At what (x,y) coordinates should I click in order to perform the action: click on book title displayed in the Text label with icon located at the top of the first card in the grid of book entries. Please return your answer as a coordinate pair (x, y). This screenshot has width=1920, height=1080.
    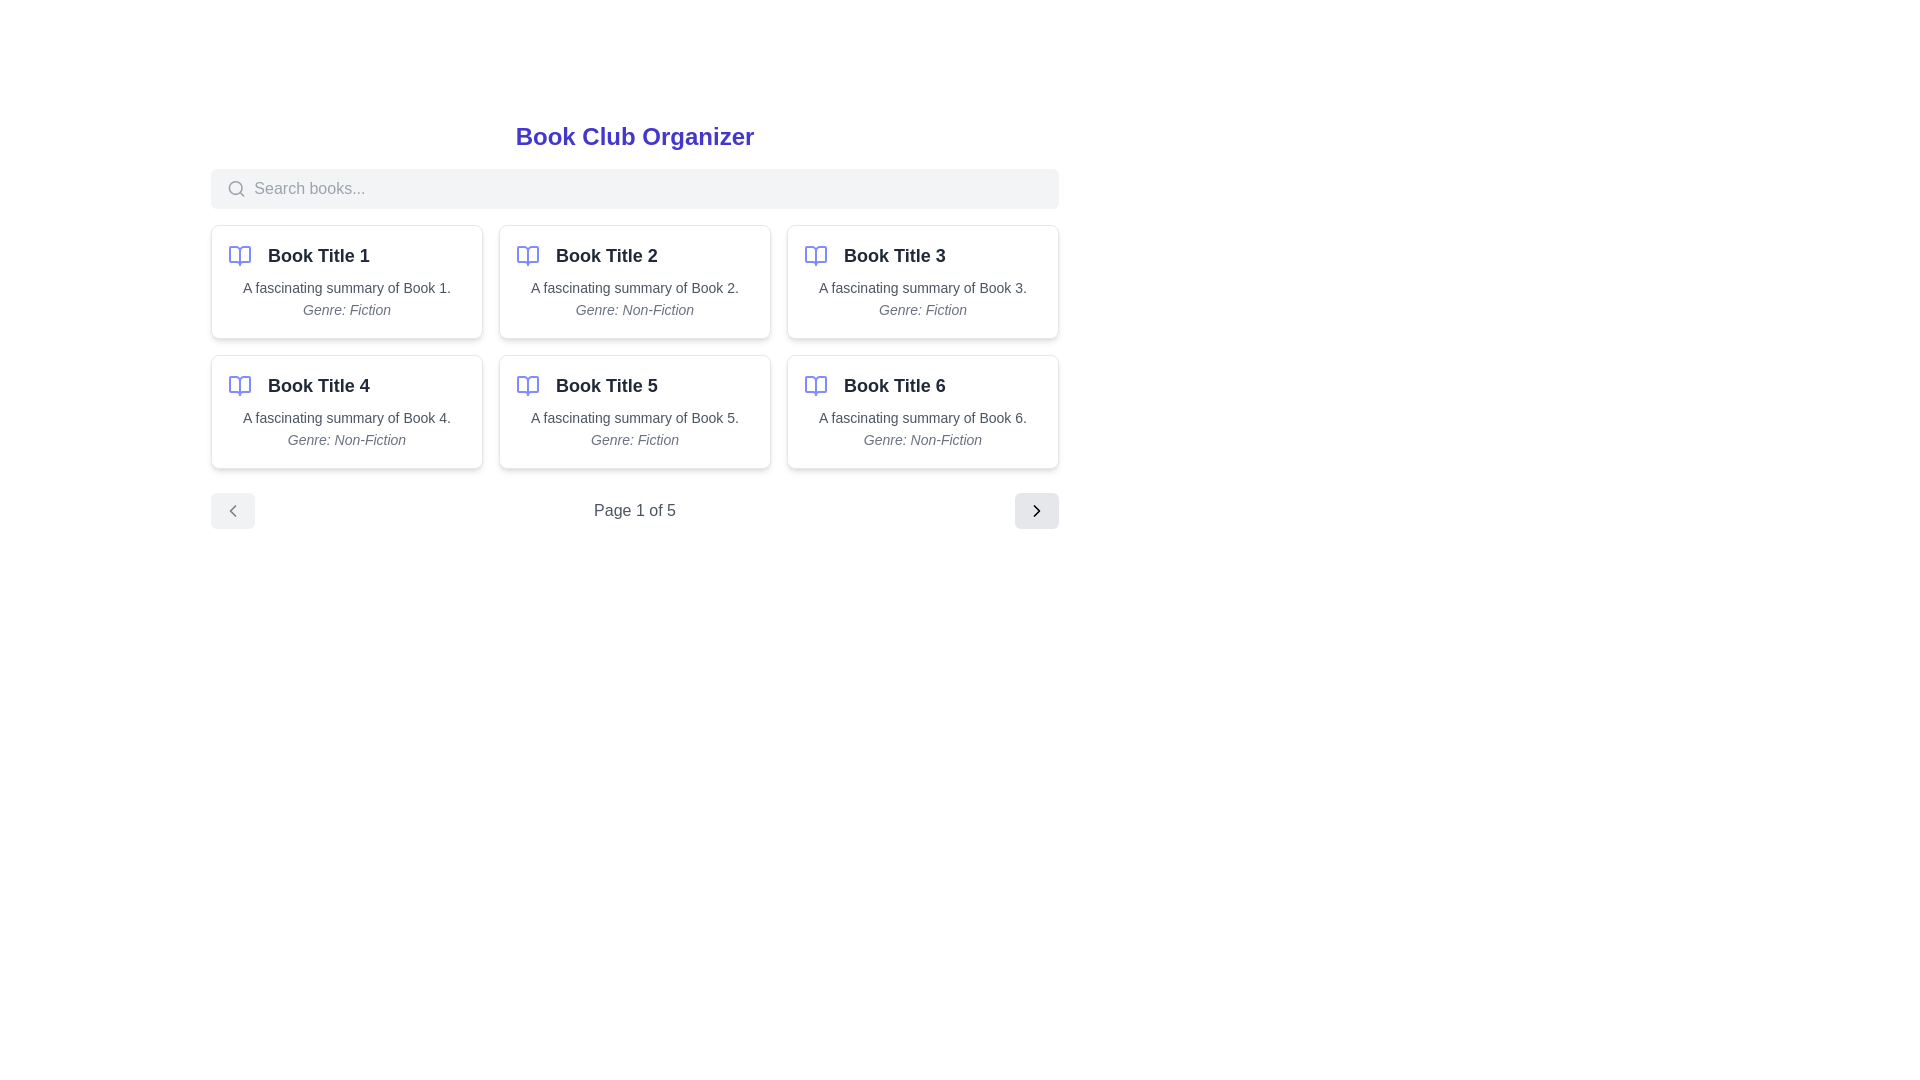
    Looking at the image, I should click on (346, 254).